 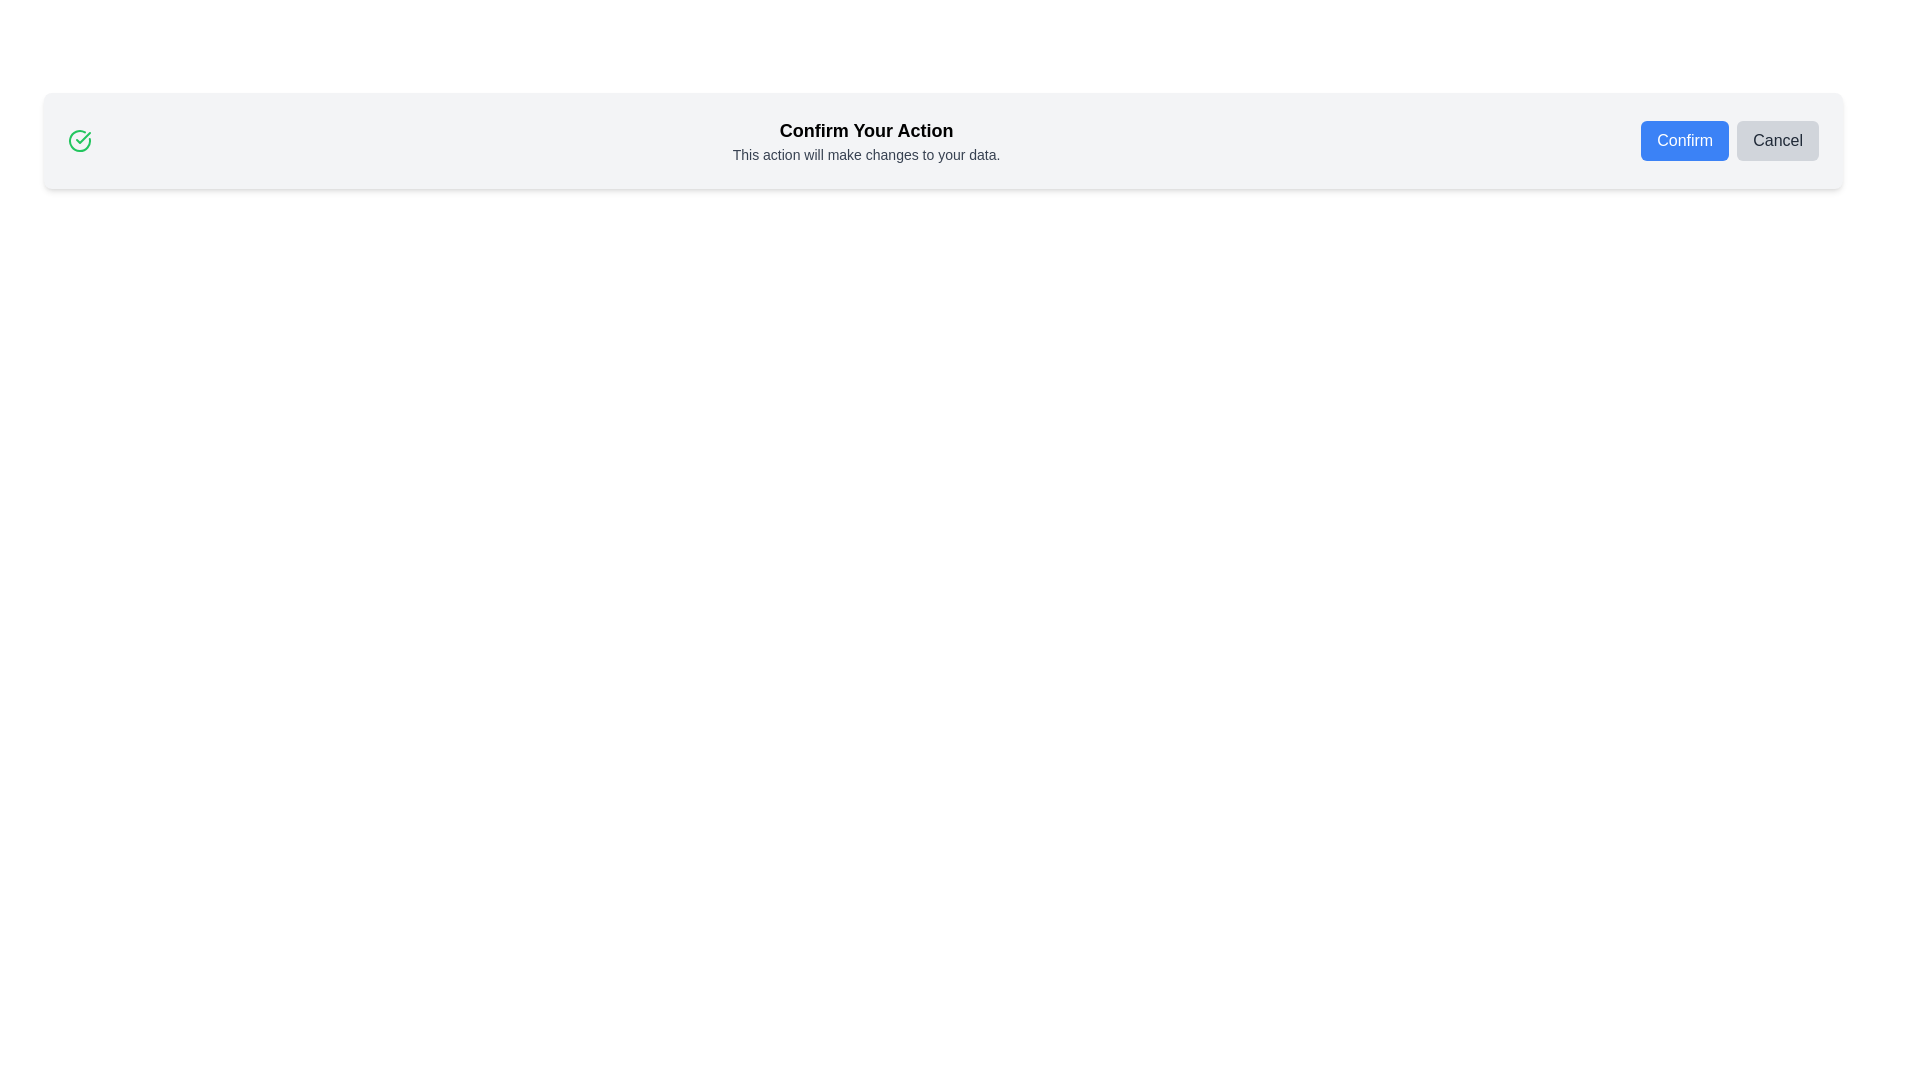 What do you see at coordinates (1684, 140) in the screenshot?
I see `the confirmation button located at the top right section of the interface, which is the first button in a row of two buttons, to confirm the action` at bounding box center [1684, 140].